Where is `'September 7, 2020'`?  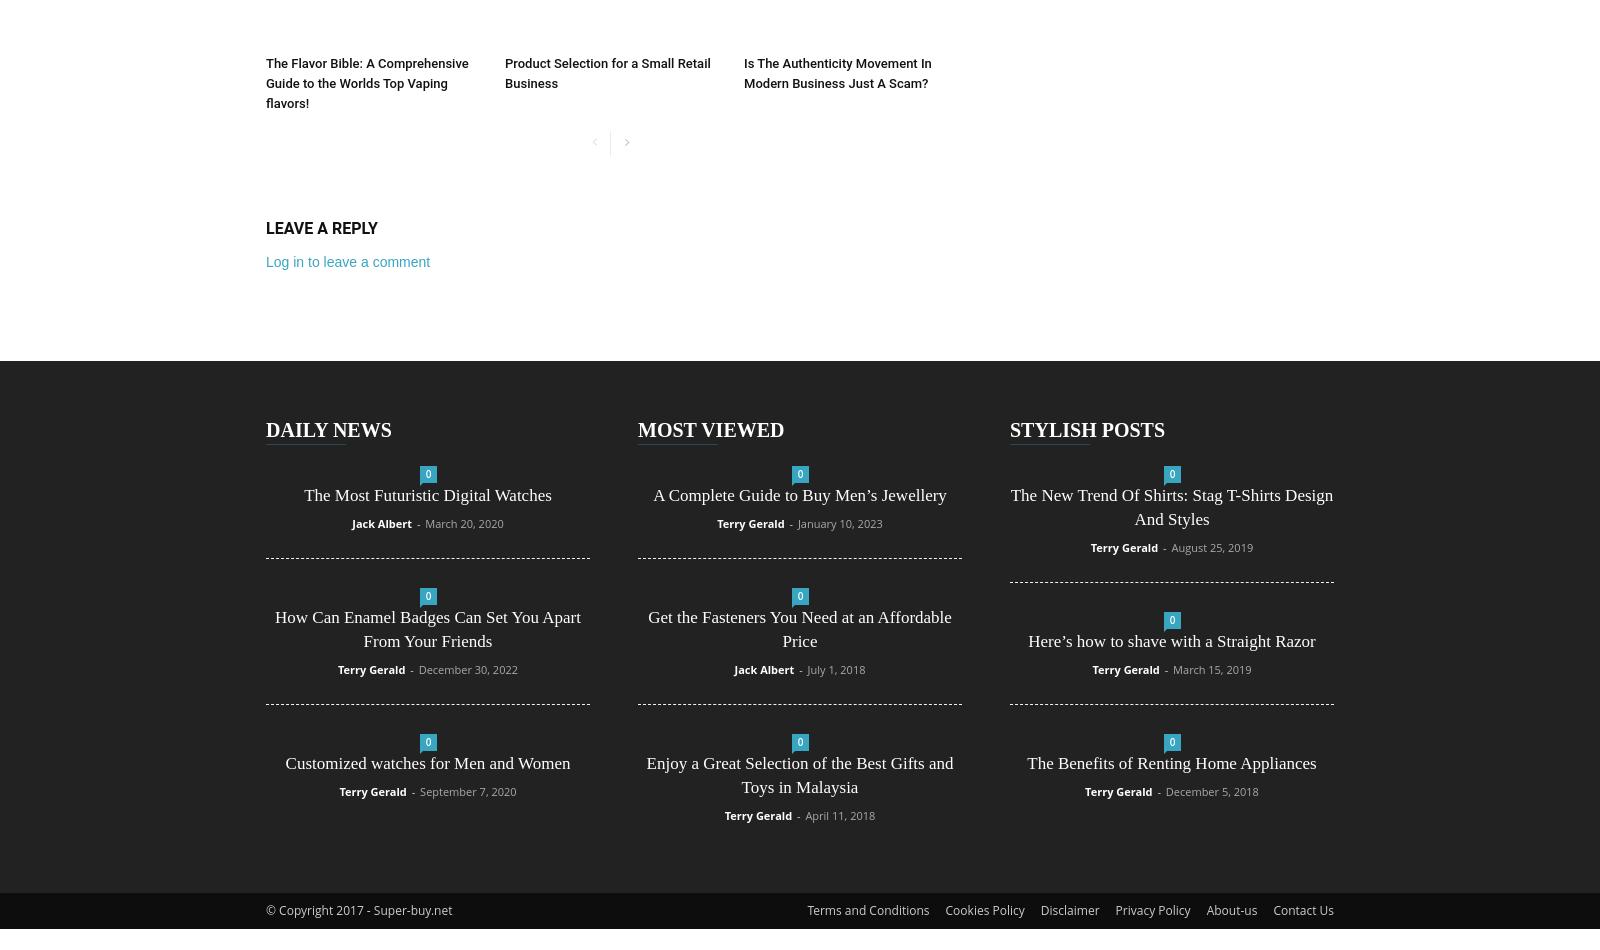
'September 7, 2020' is located at coordinates (467, 789).